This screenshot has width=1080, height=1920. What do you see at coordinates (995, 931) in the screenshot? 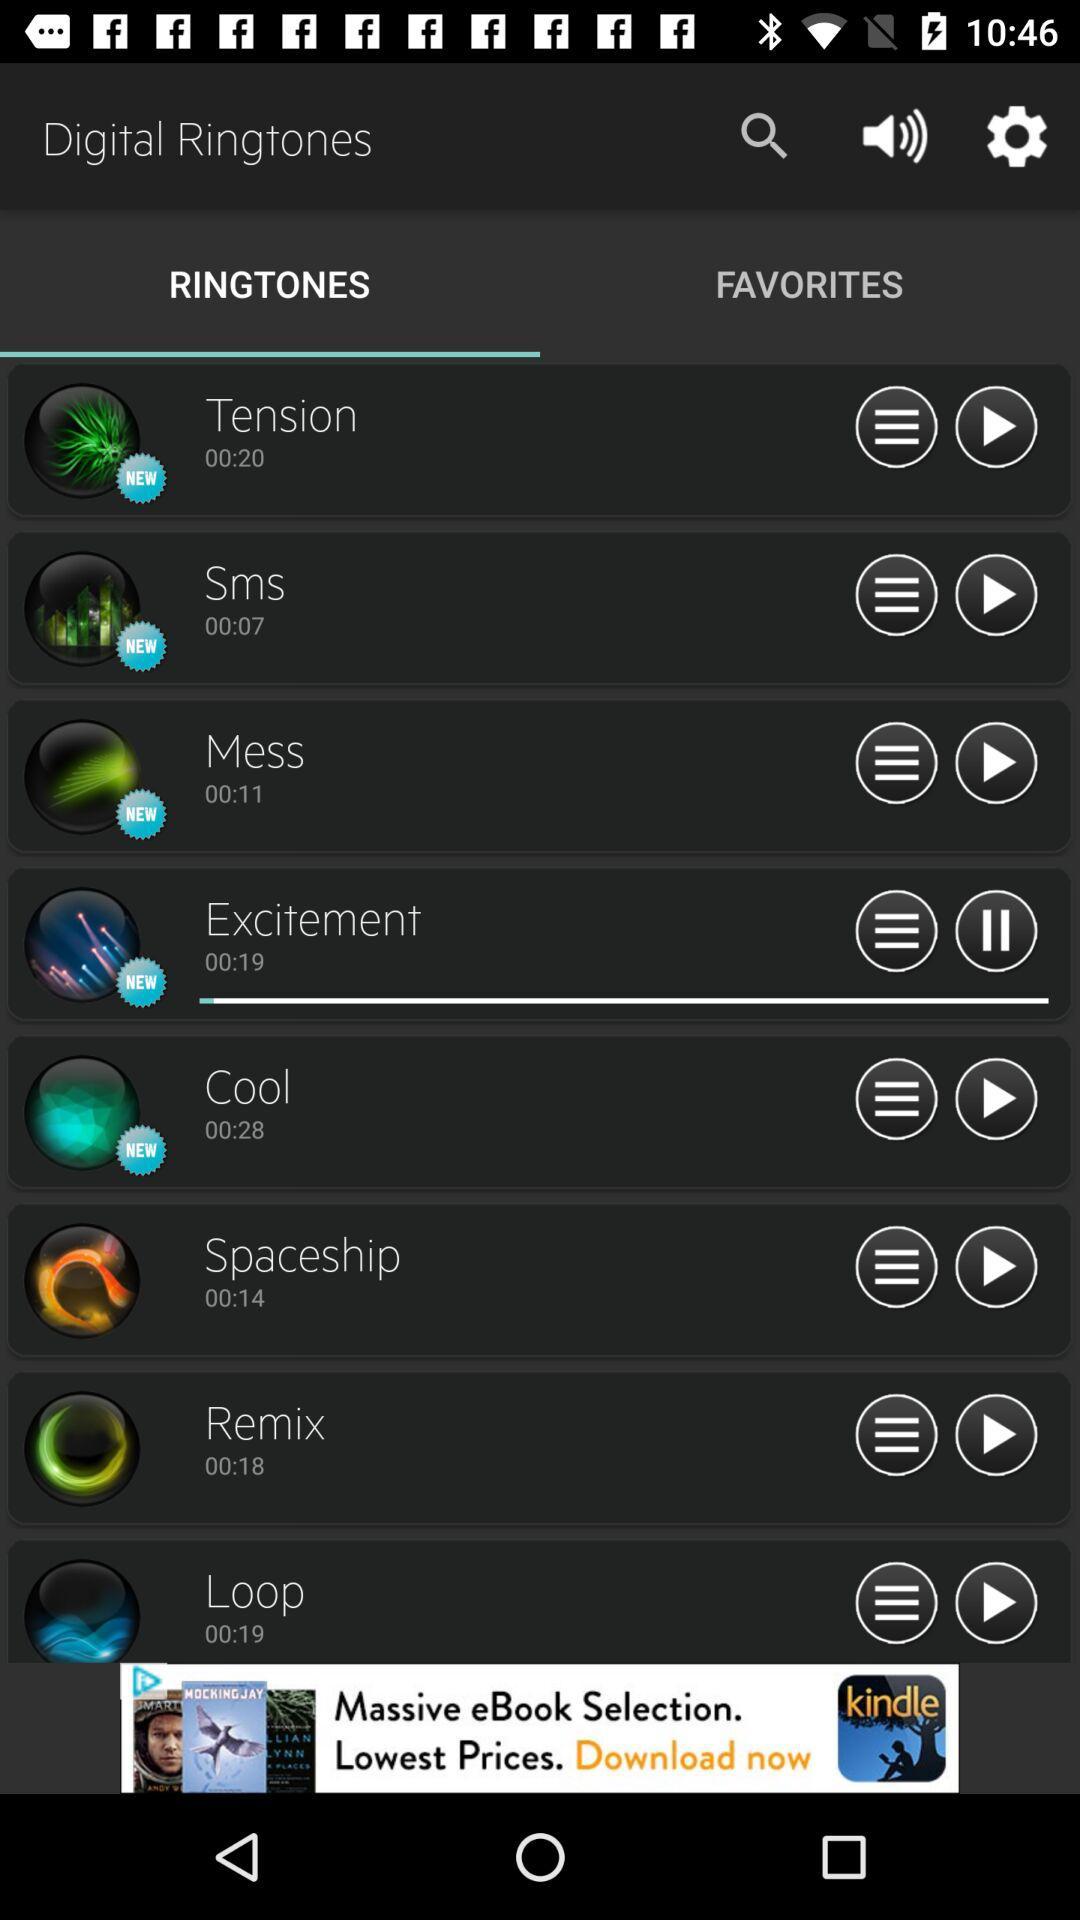
I see `music page` at bounding box center [995, 931].